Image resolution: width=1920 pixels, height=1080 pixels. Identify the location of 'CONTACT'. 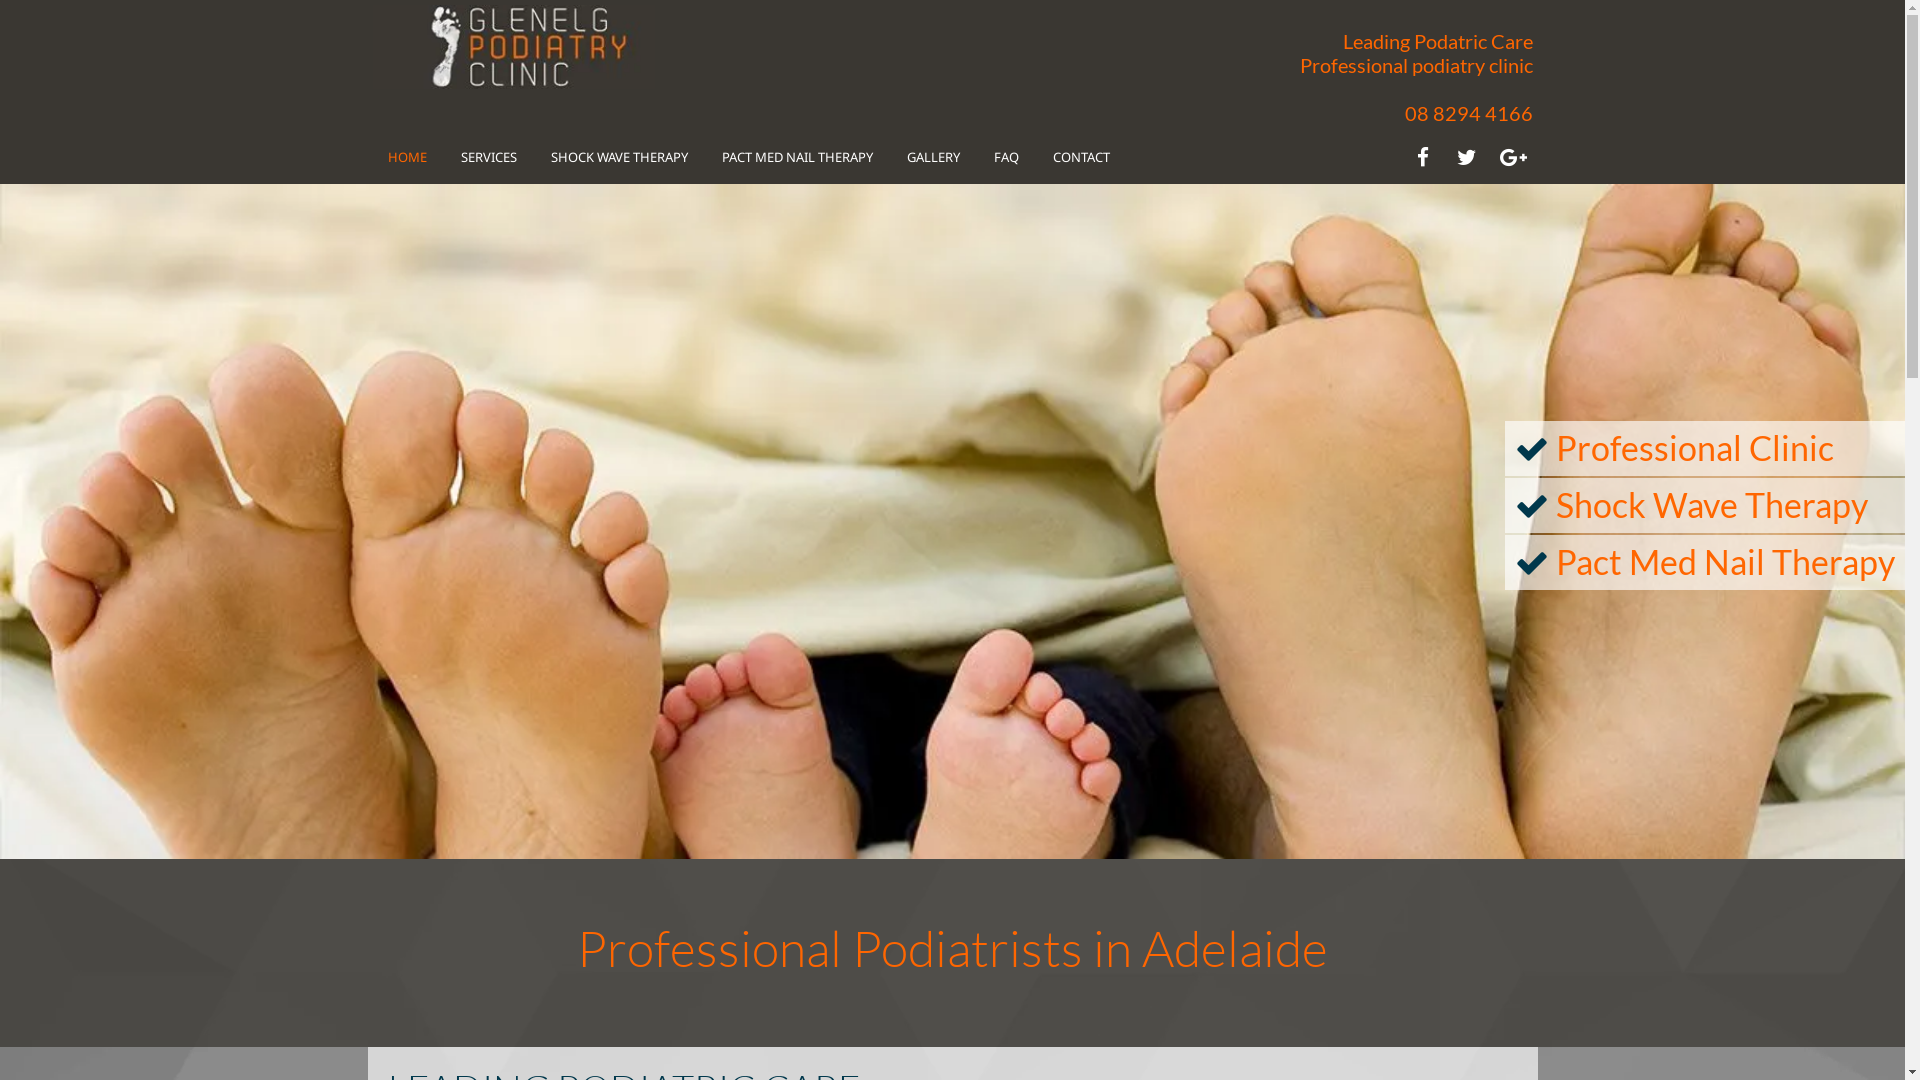
(1079, 155).